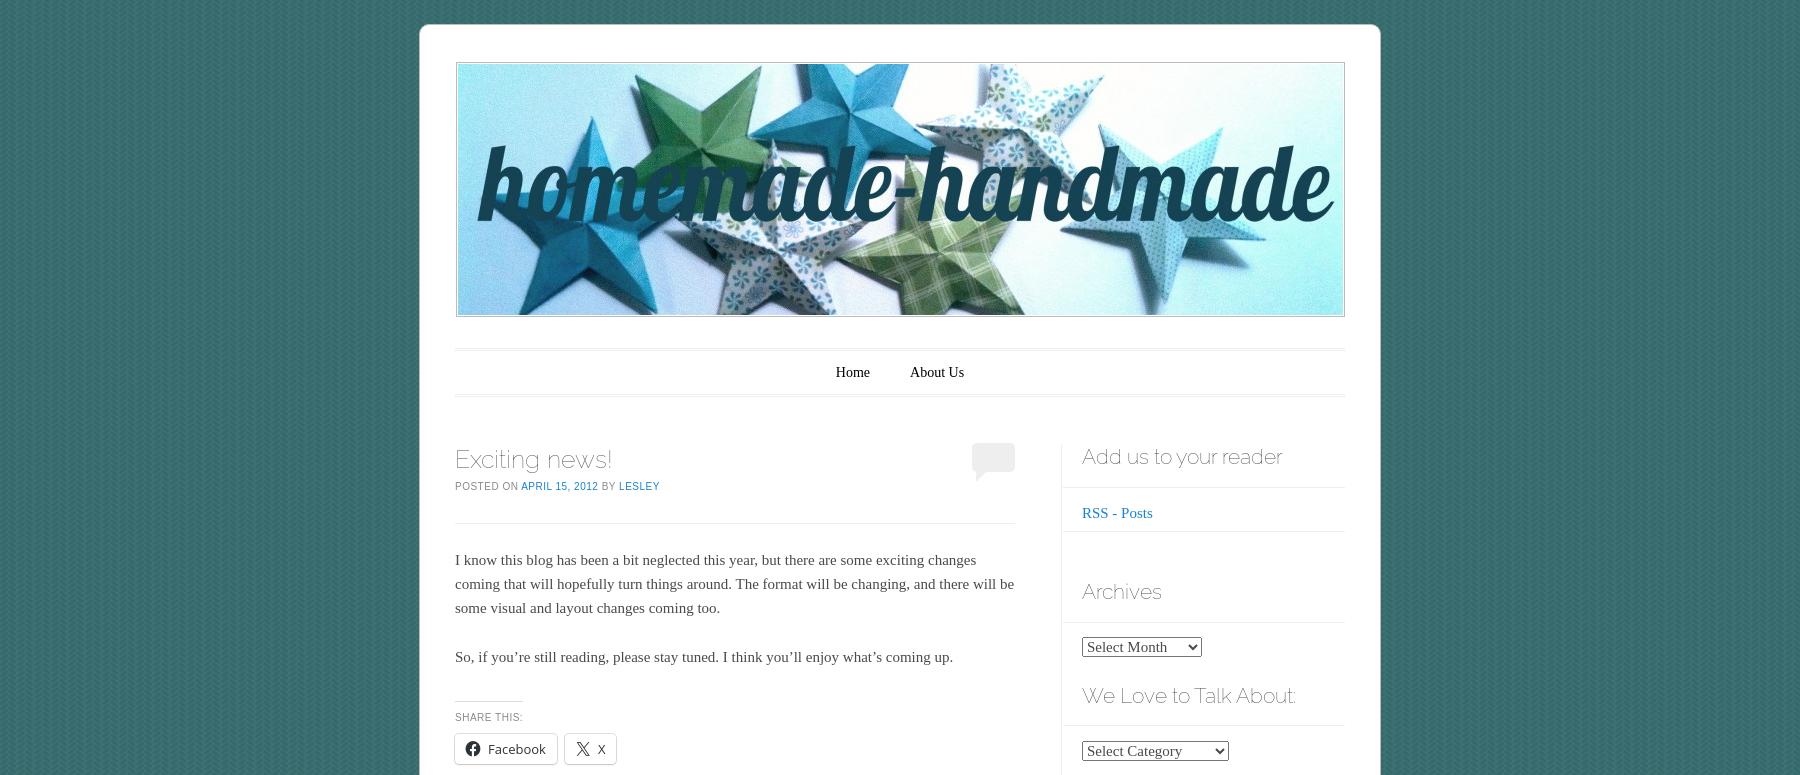 This screenshot has height=775, width=1800. What do you see at coordinates (486, 484) in the screenshot?
I see `'Posted on'` at bounding box center [486, 484].